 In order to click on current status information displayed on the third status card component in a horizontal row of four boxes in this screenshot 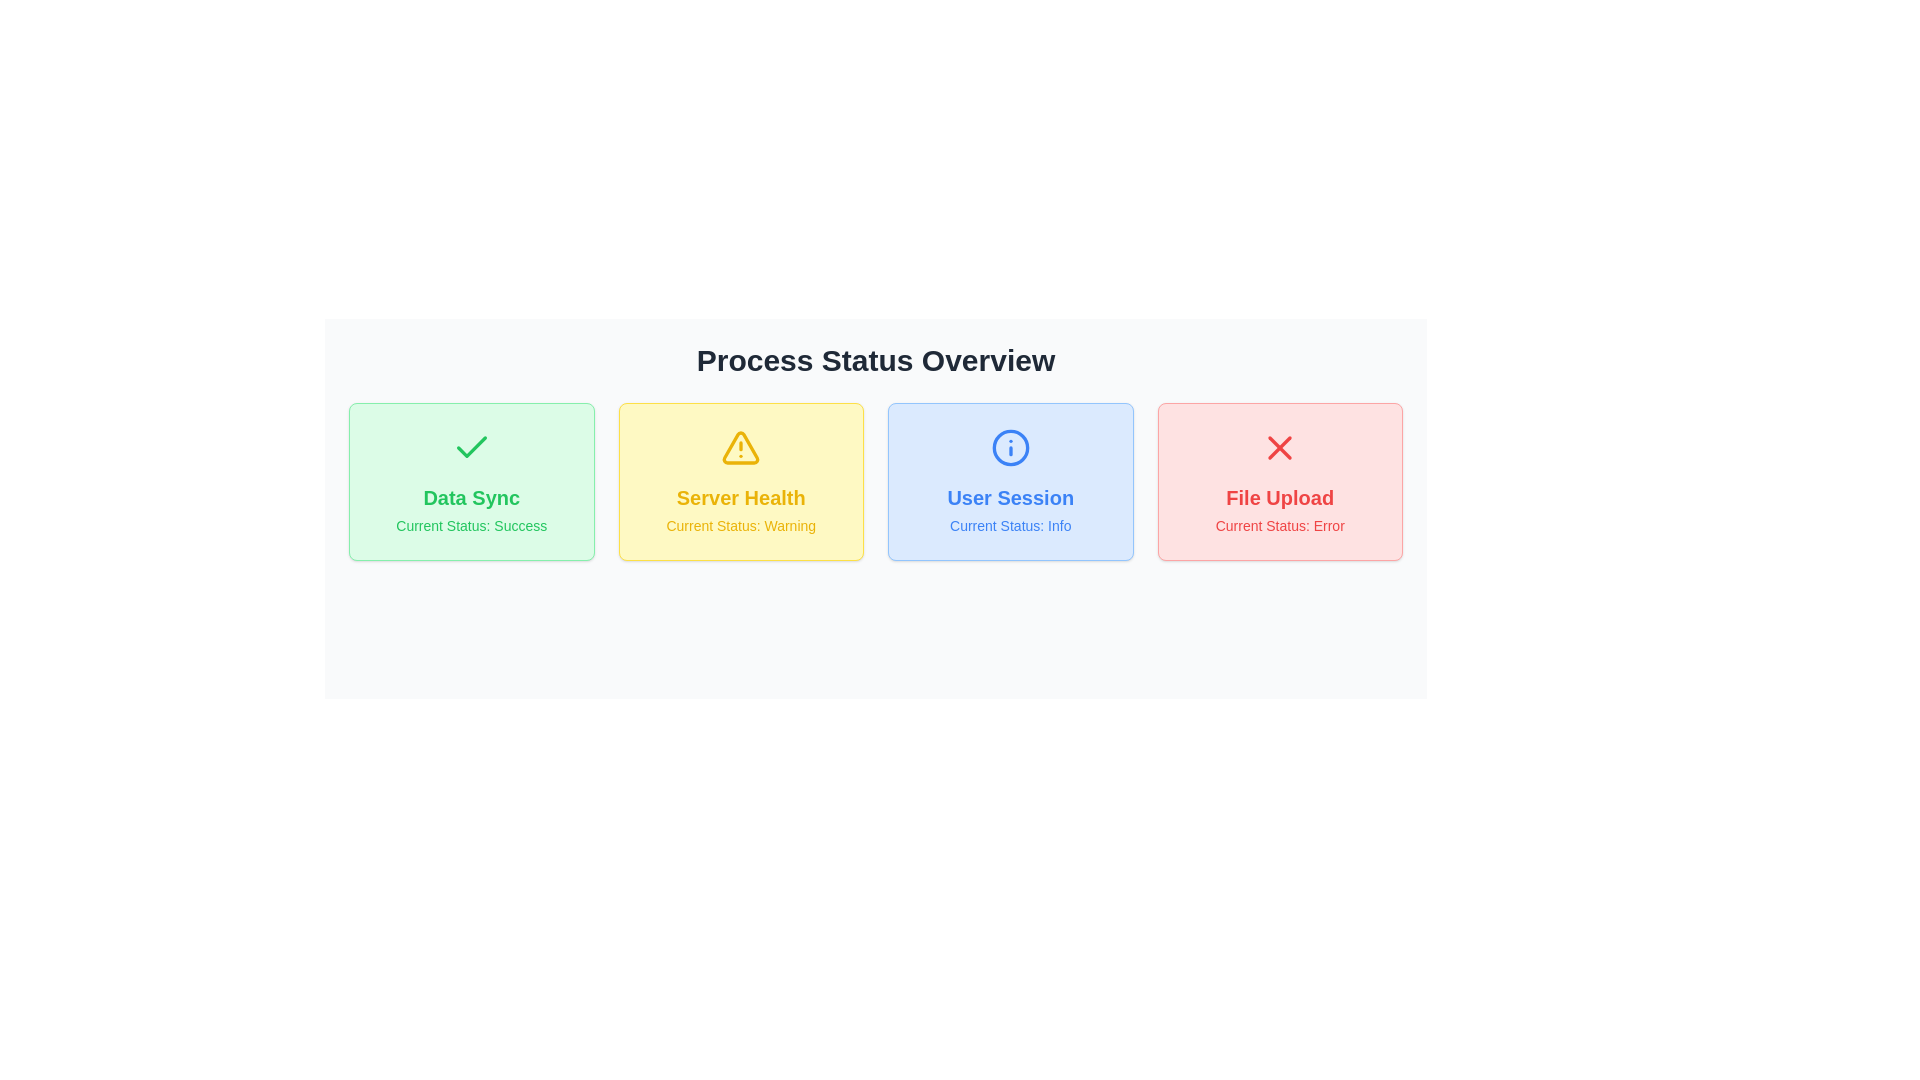, I will do `click(1010, 482)`.